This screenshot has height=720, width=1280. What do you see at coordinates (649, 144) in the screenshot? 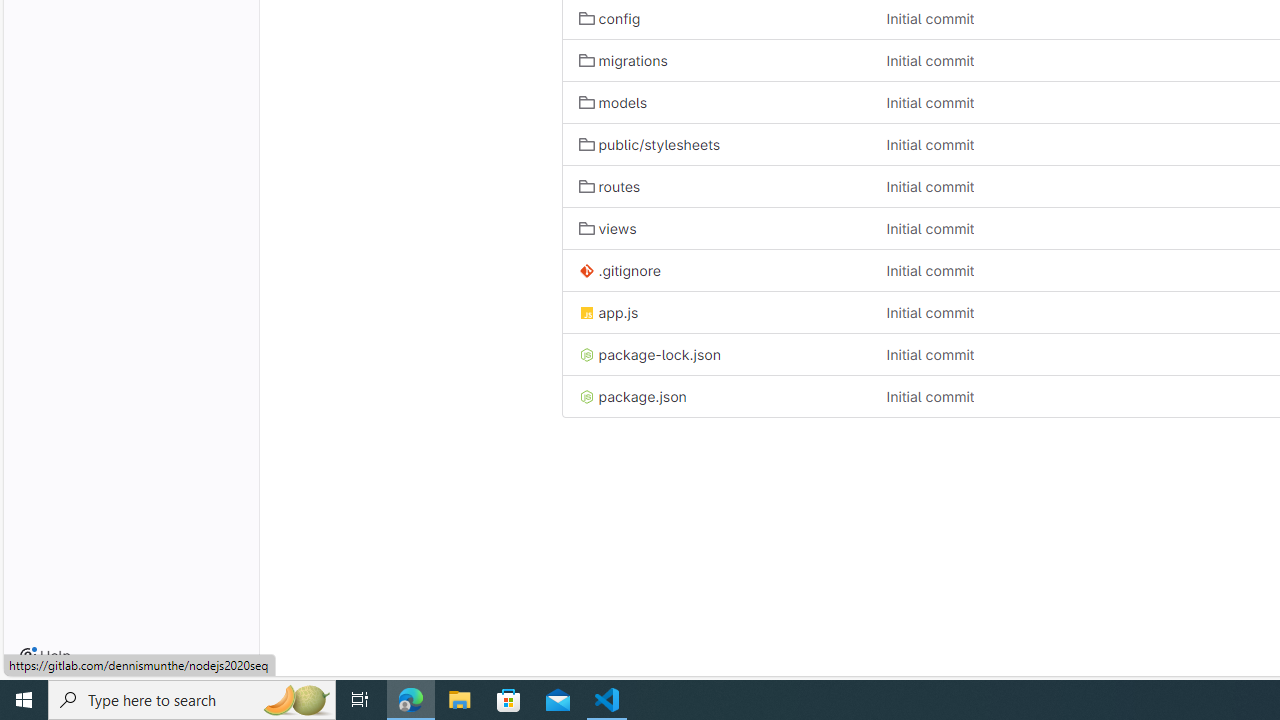
I see `'public/stylesheets'` at bounding box center [649, 144].